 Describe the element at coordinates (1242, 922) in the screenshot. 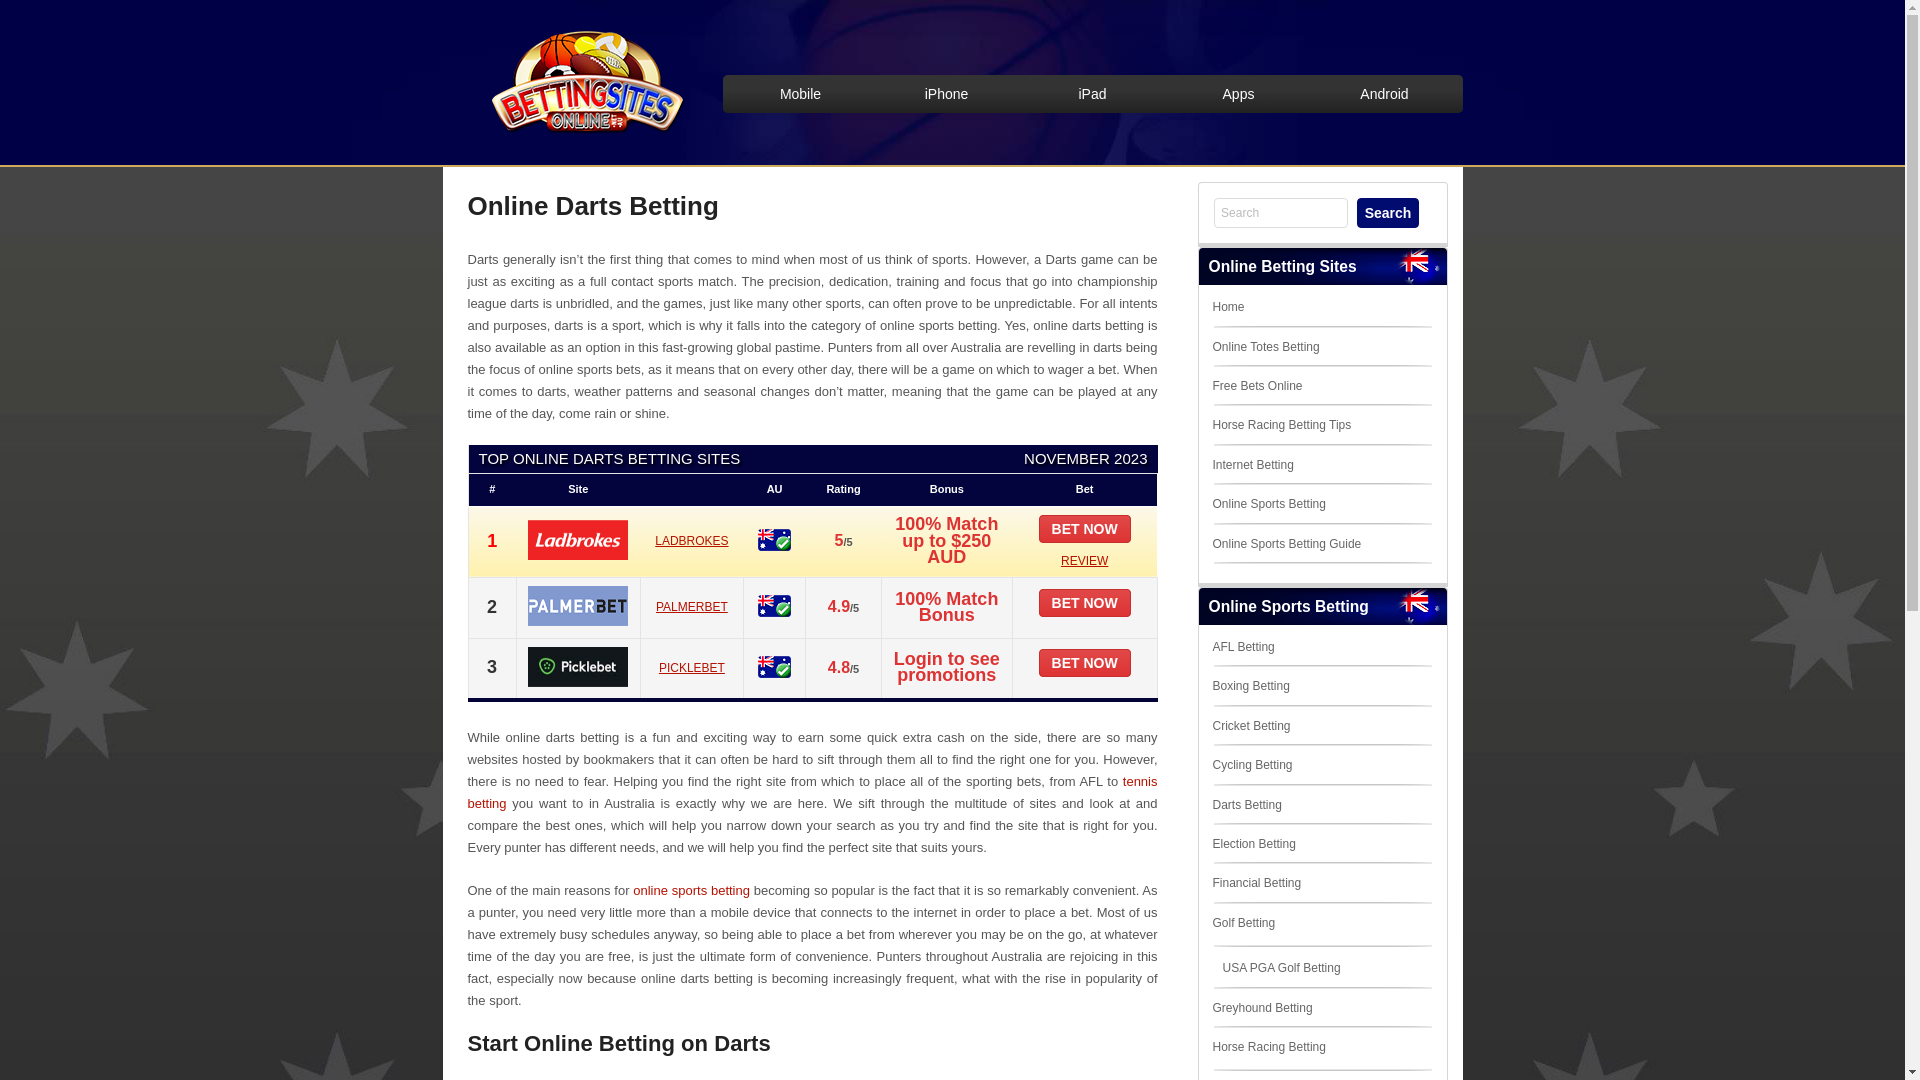

I see `'Golf Betting'` at that location.